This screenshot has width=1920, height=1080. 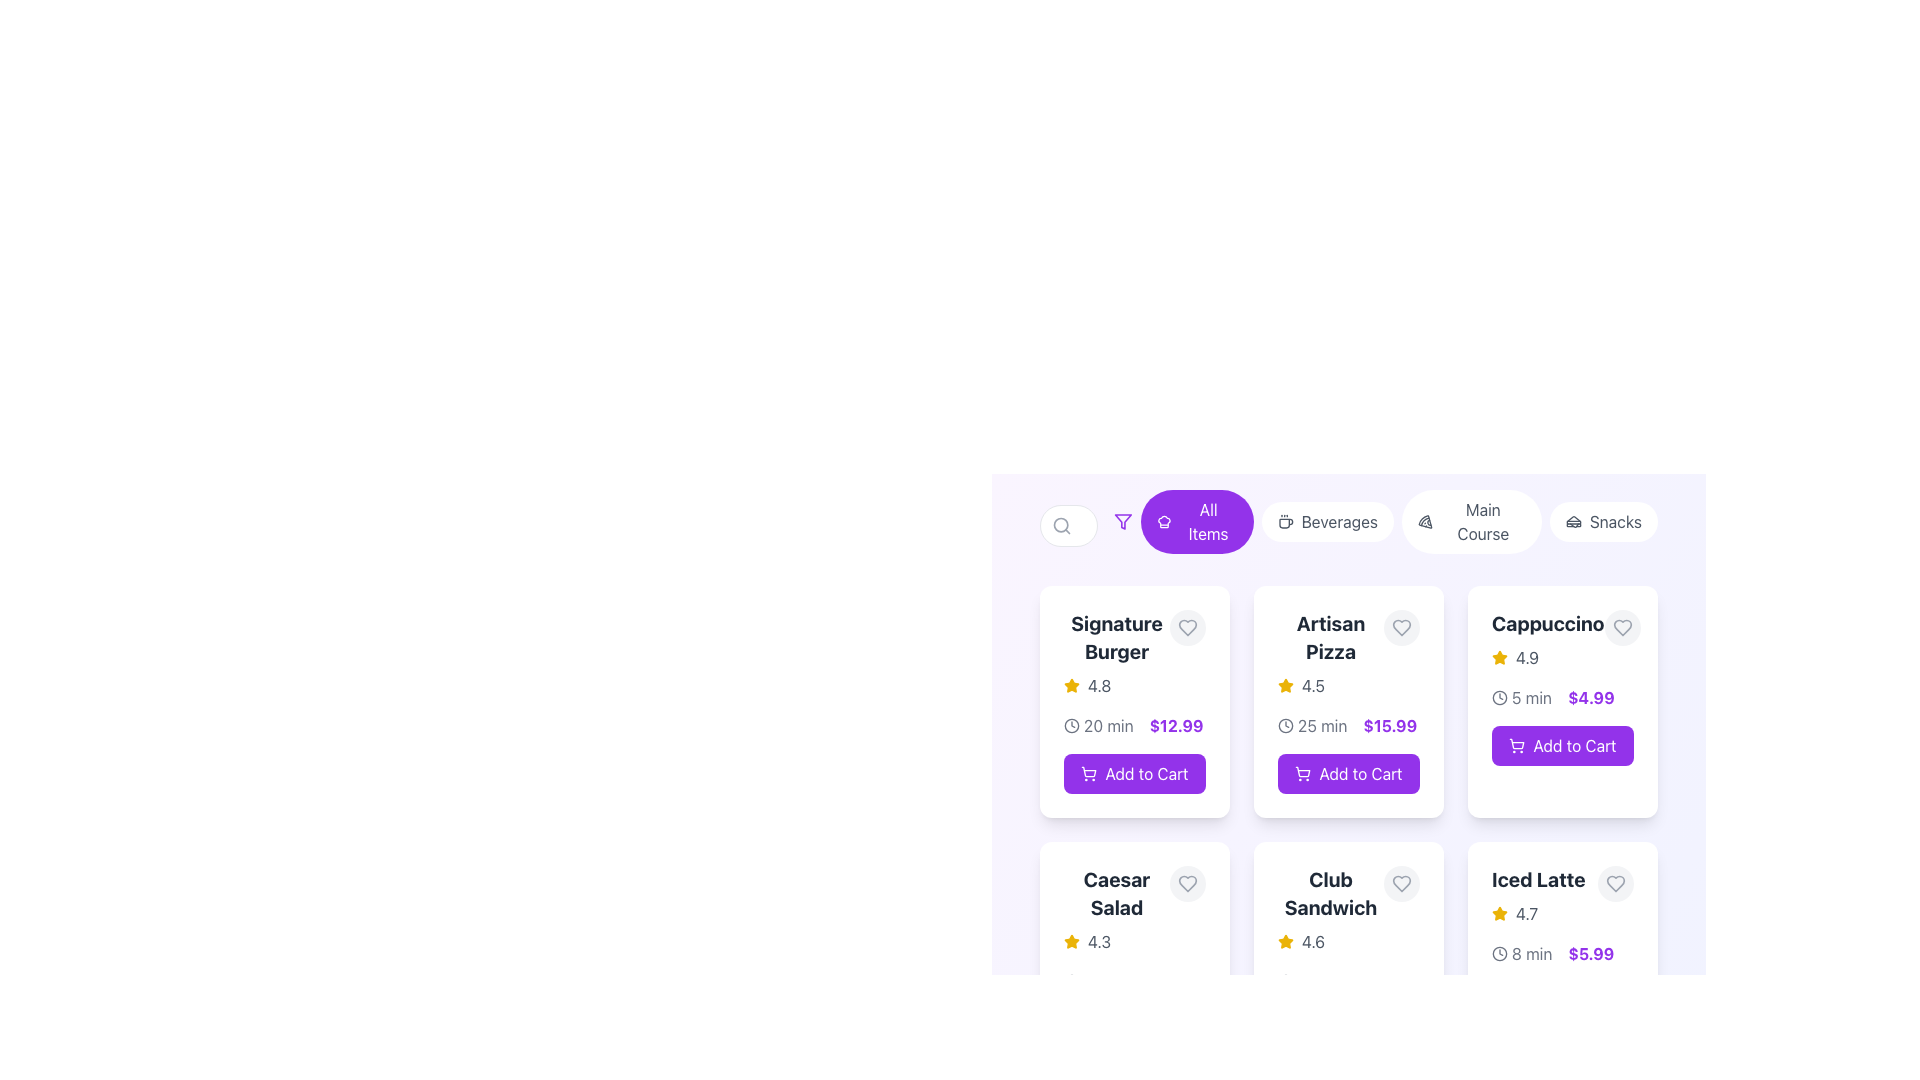 I want to click on the SVG Circle element located within the clock icon at the top-right area of the interface, which indicates timer or time-related information, so click(x=1070, y=725).